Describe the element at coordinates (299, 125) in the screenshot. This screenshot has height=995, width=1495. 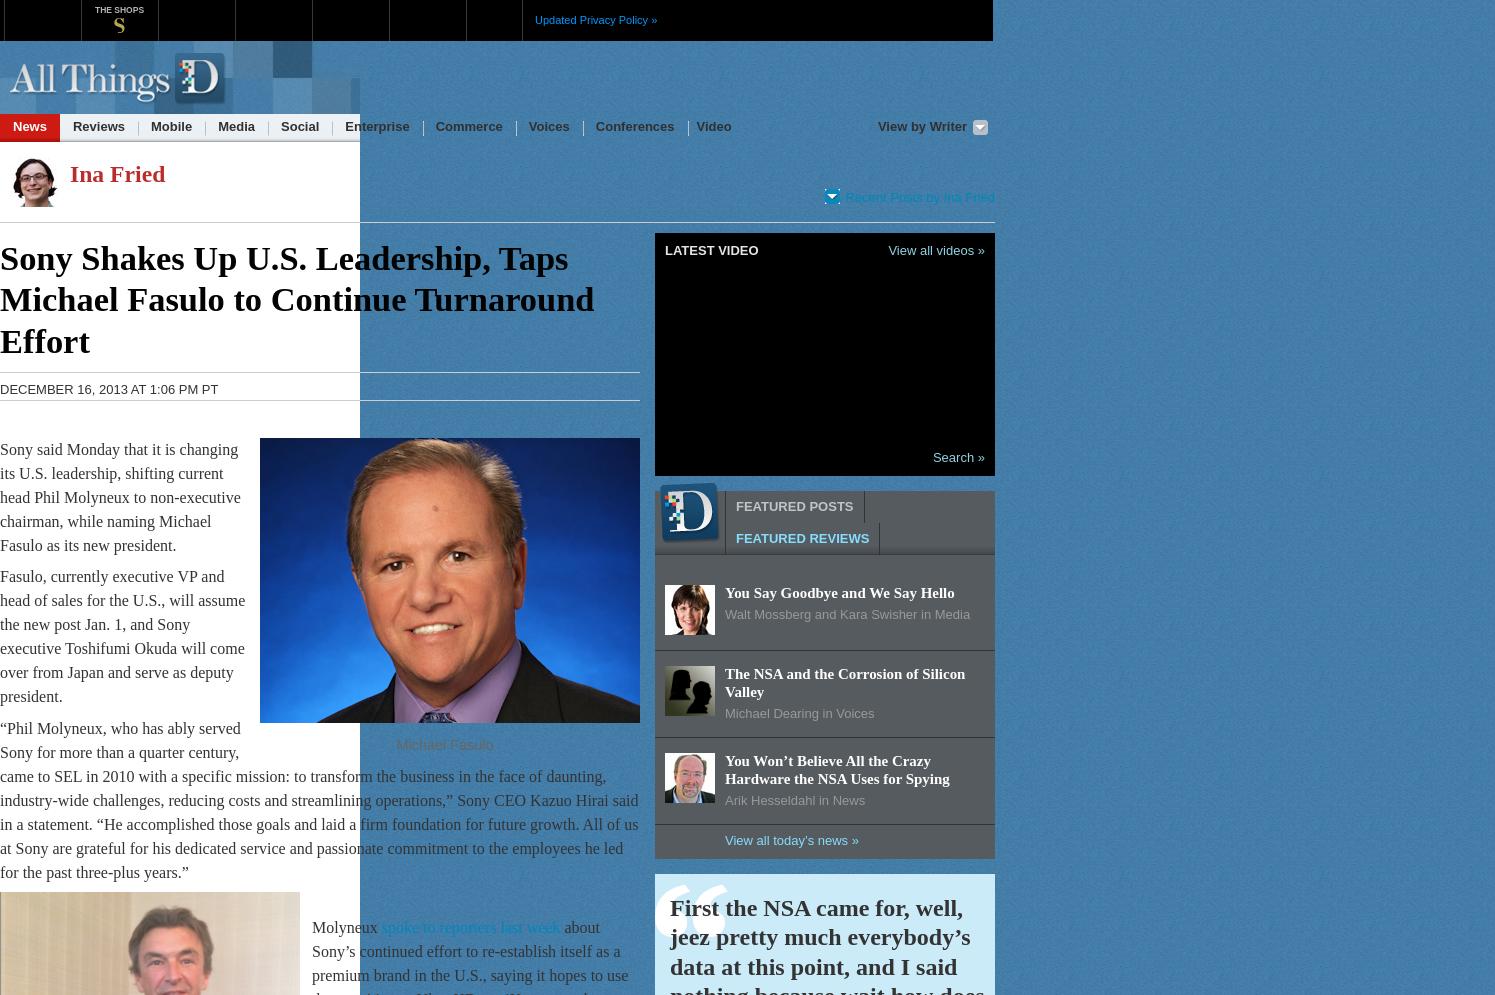
I see `'Social'` at that location.